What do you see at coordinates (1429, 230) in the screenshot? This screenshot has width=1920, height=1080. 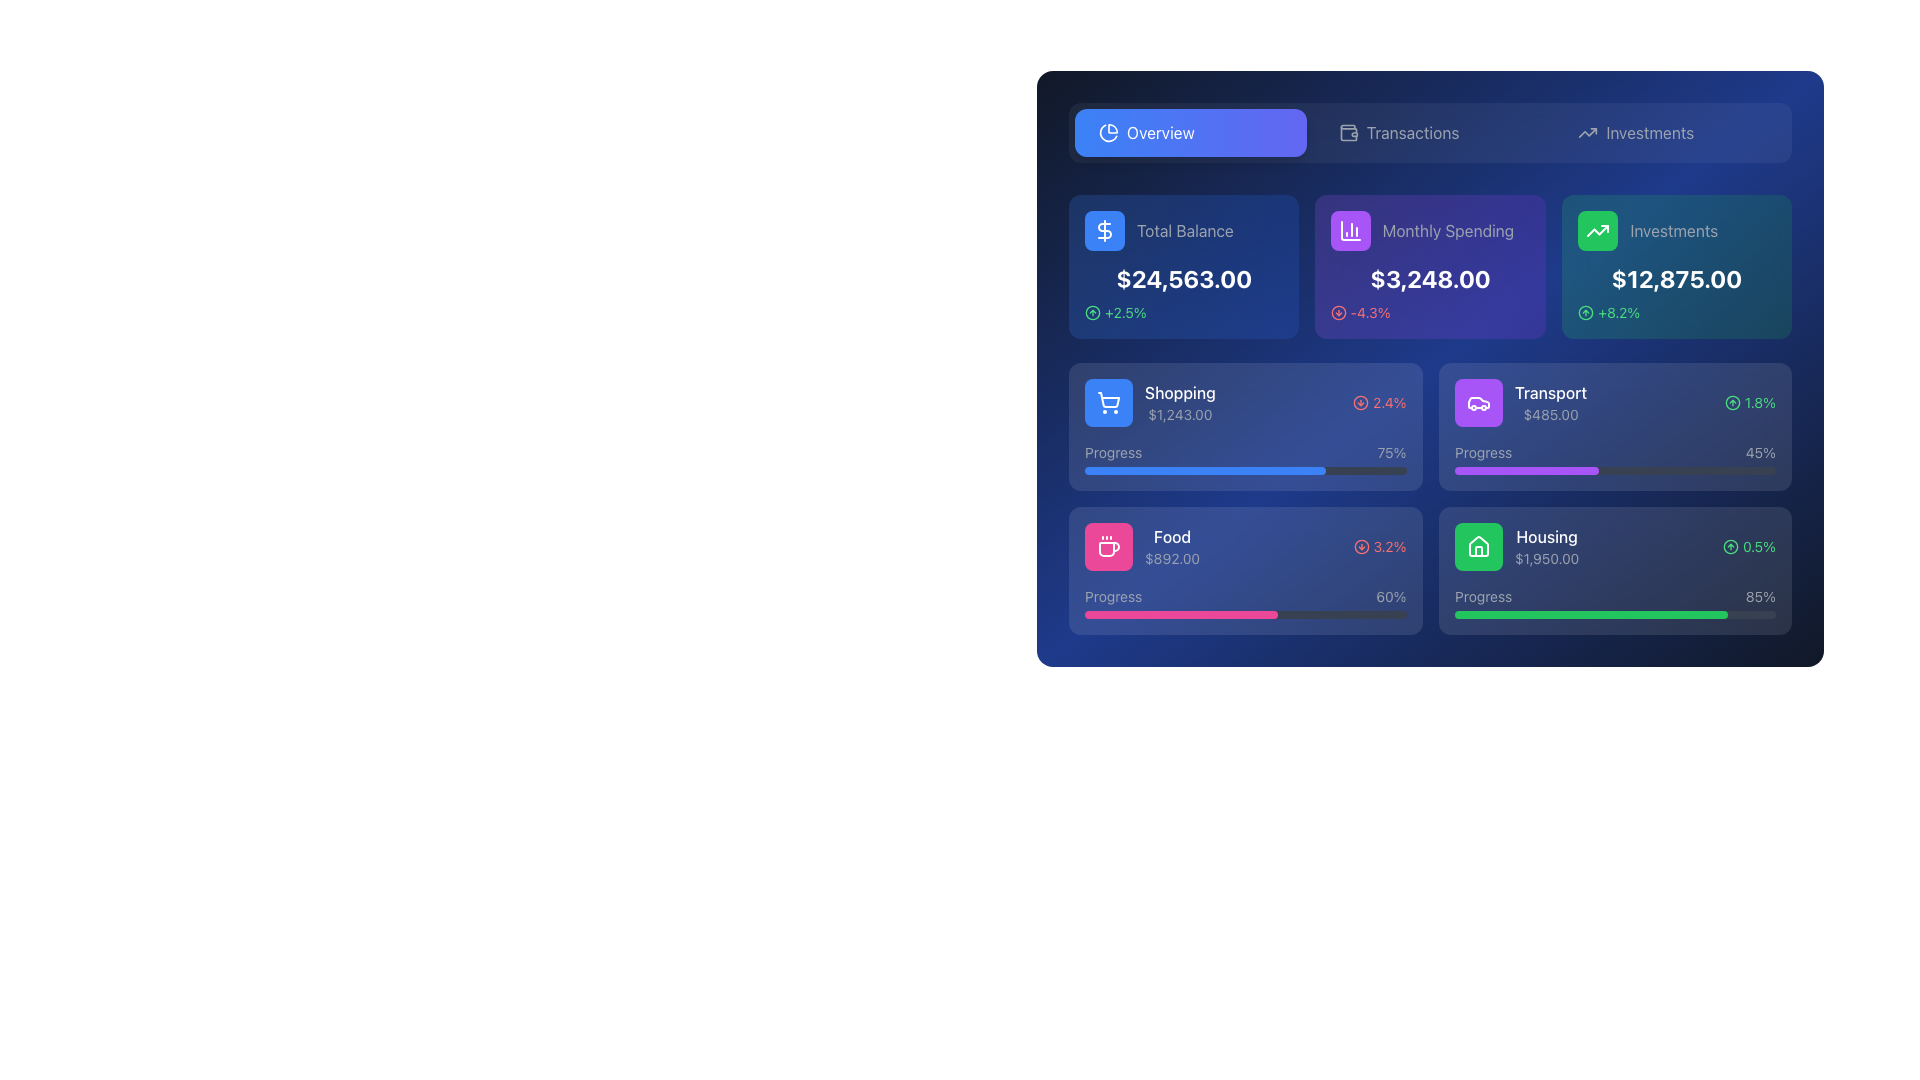 I see `header text 'Monthly Spending' located in the upper part of the card with a vibrant purple icon on the left, positioned between the 'Total Balance' and 'Investments' cards` at bounding box center [1429, 230].